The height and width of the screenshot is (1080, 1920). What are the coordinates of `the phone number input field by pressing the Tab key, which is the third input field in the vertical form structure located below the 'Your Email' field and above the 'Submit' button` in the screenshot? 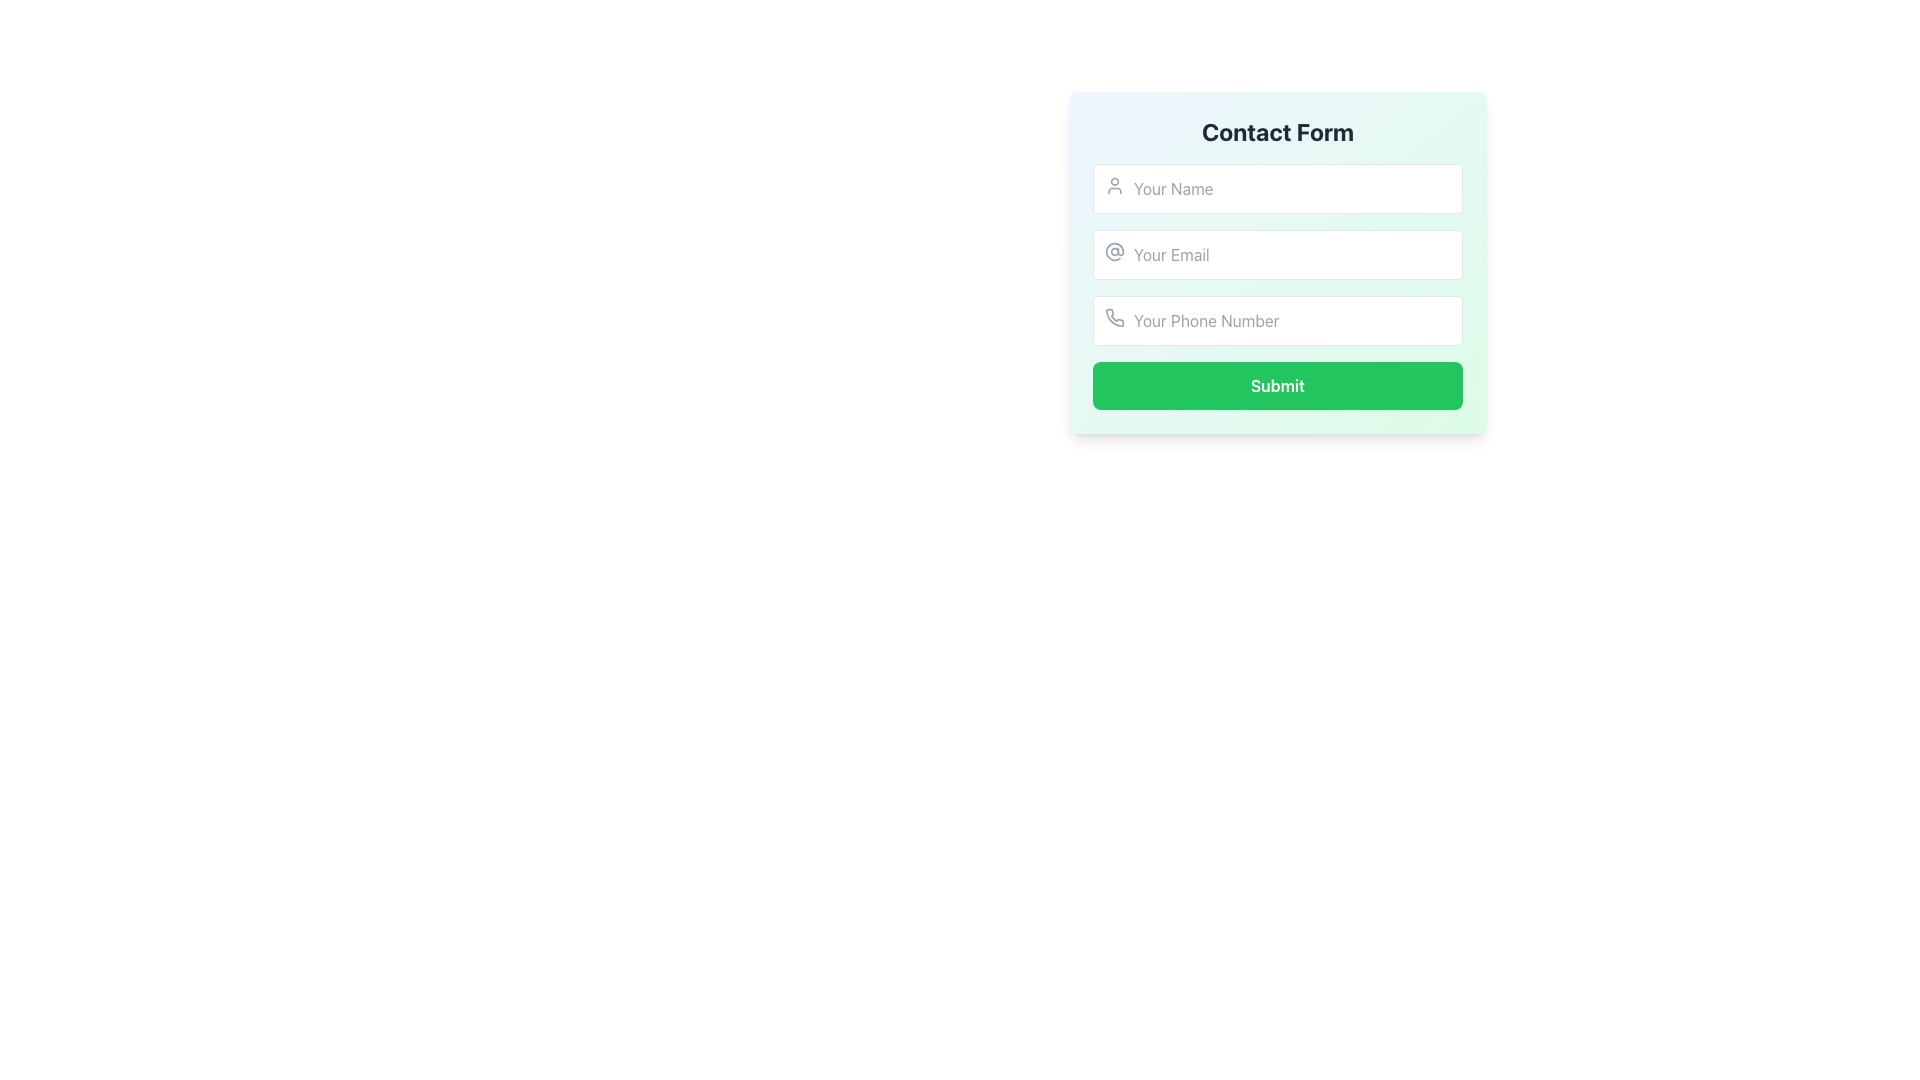 It's located at (1276, 319).